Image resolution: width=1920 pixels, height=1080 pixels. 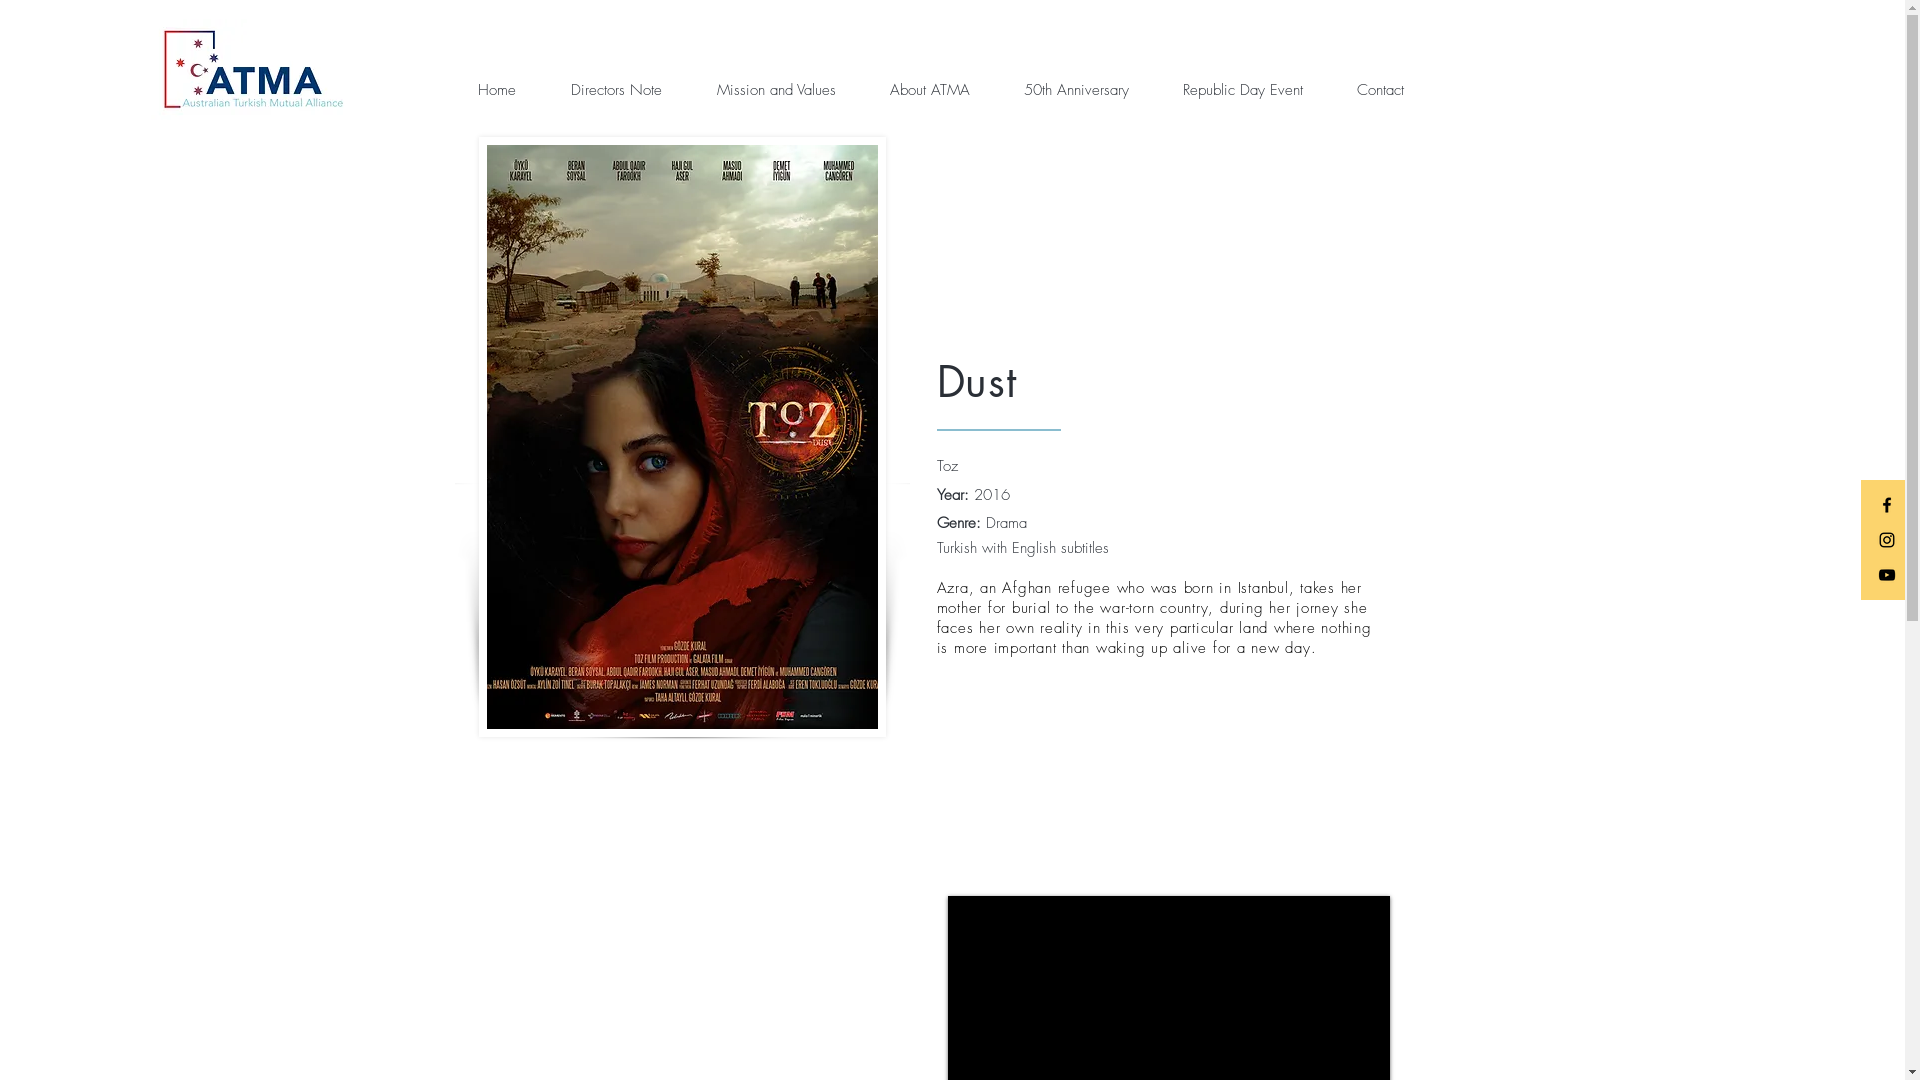 I want to click on 'ATMA logo', so click(x=251, y=68).